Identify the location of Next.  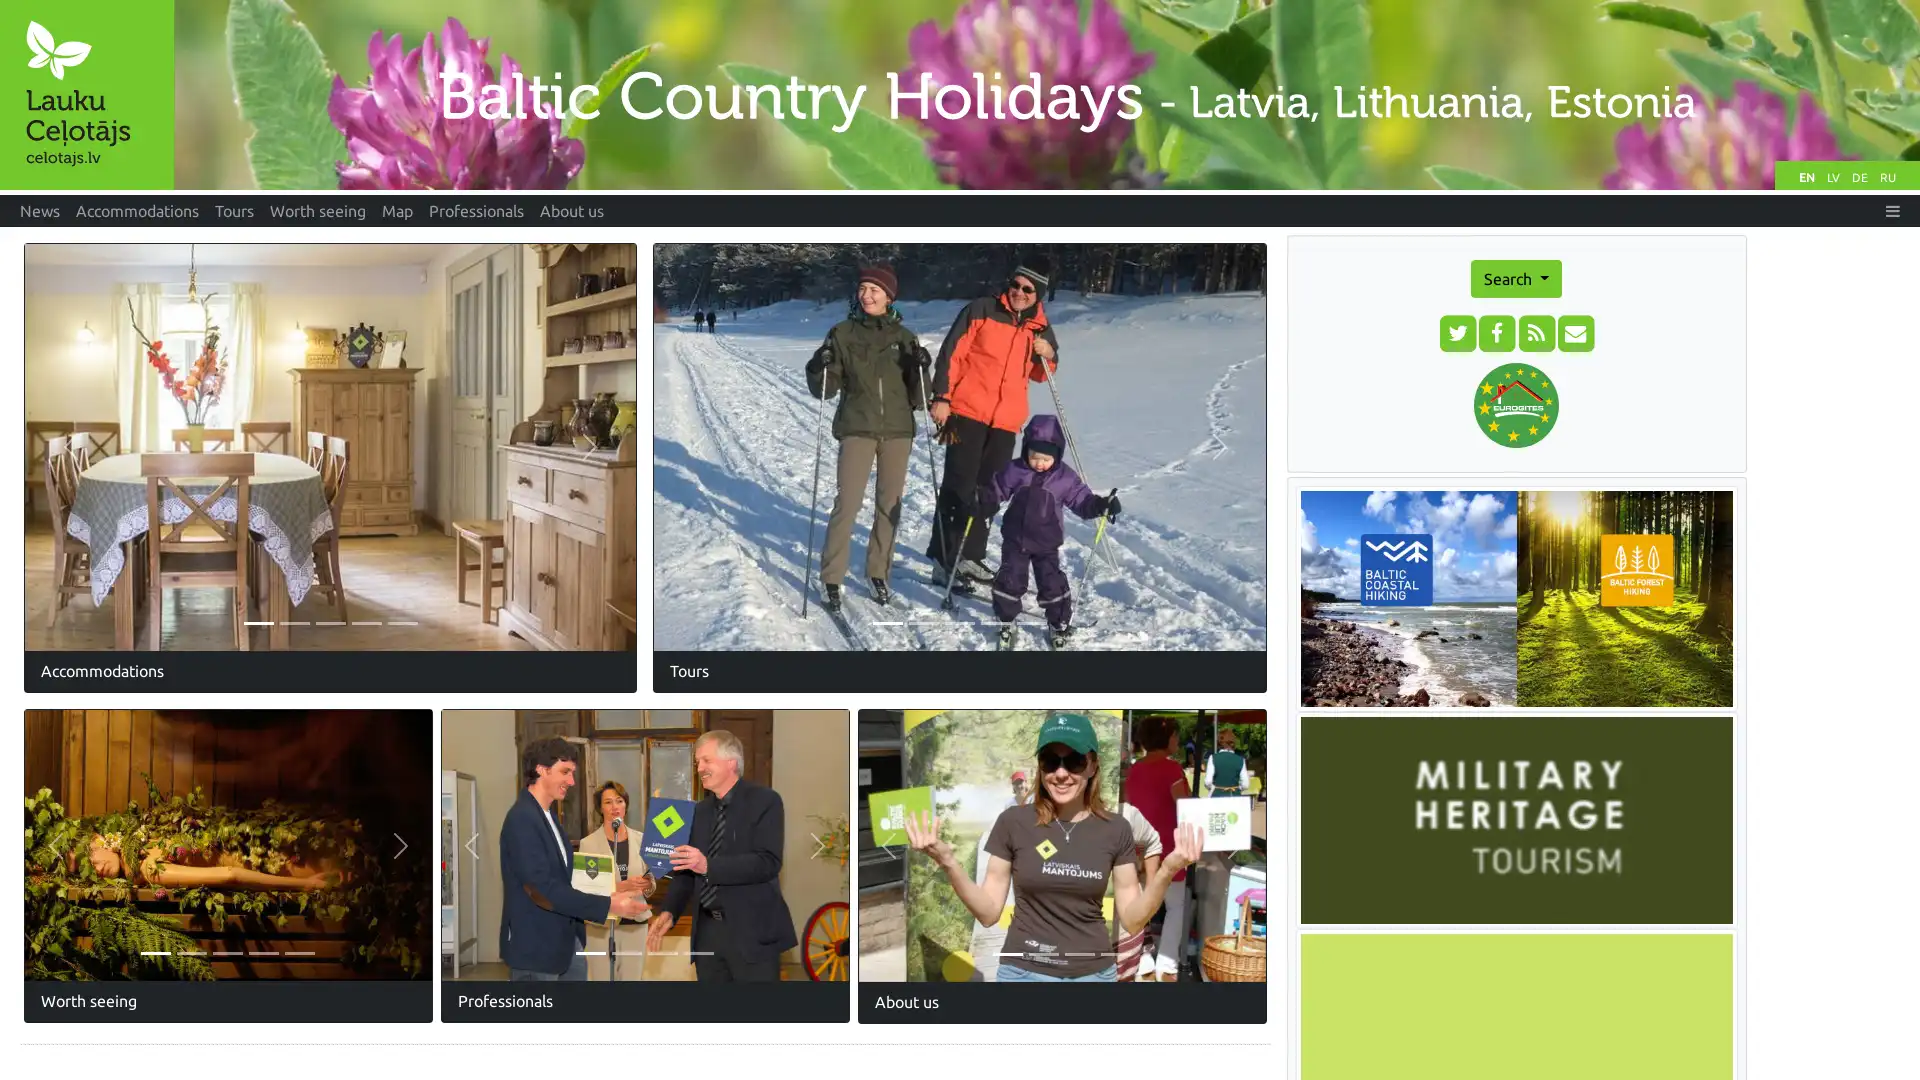
(1233, 845).